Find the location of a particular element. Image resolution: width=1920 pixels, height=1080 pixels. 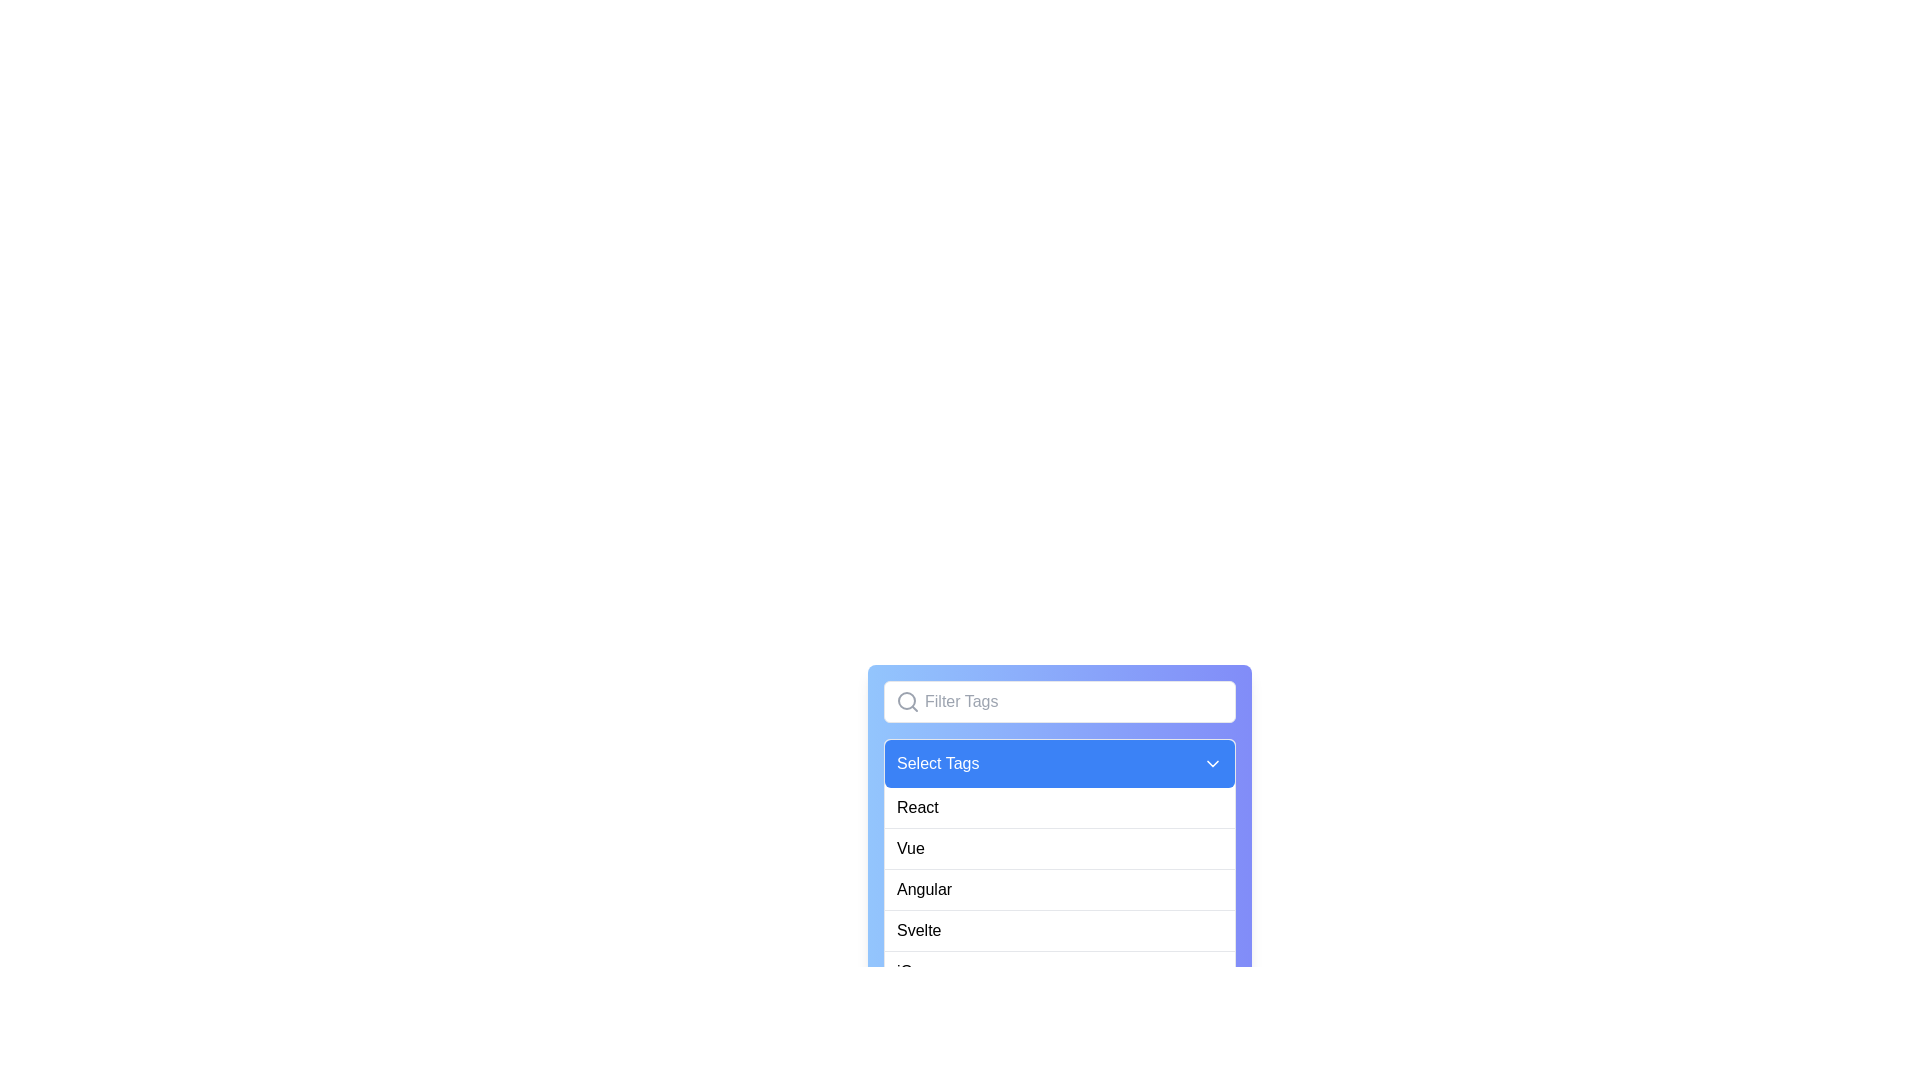

the 'Select Tags' dropdown button, which is a rectangular button with rounded corners and a blue background is located at coordinates (1059, 763).